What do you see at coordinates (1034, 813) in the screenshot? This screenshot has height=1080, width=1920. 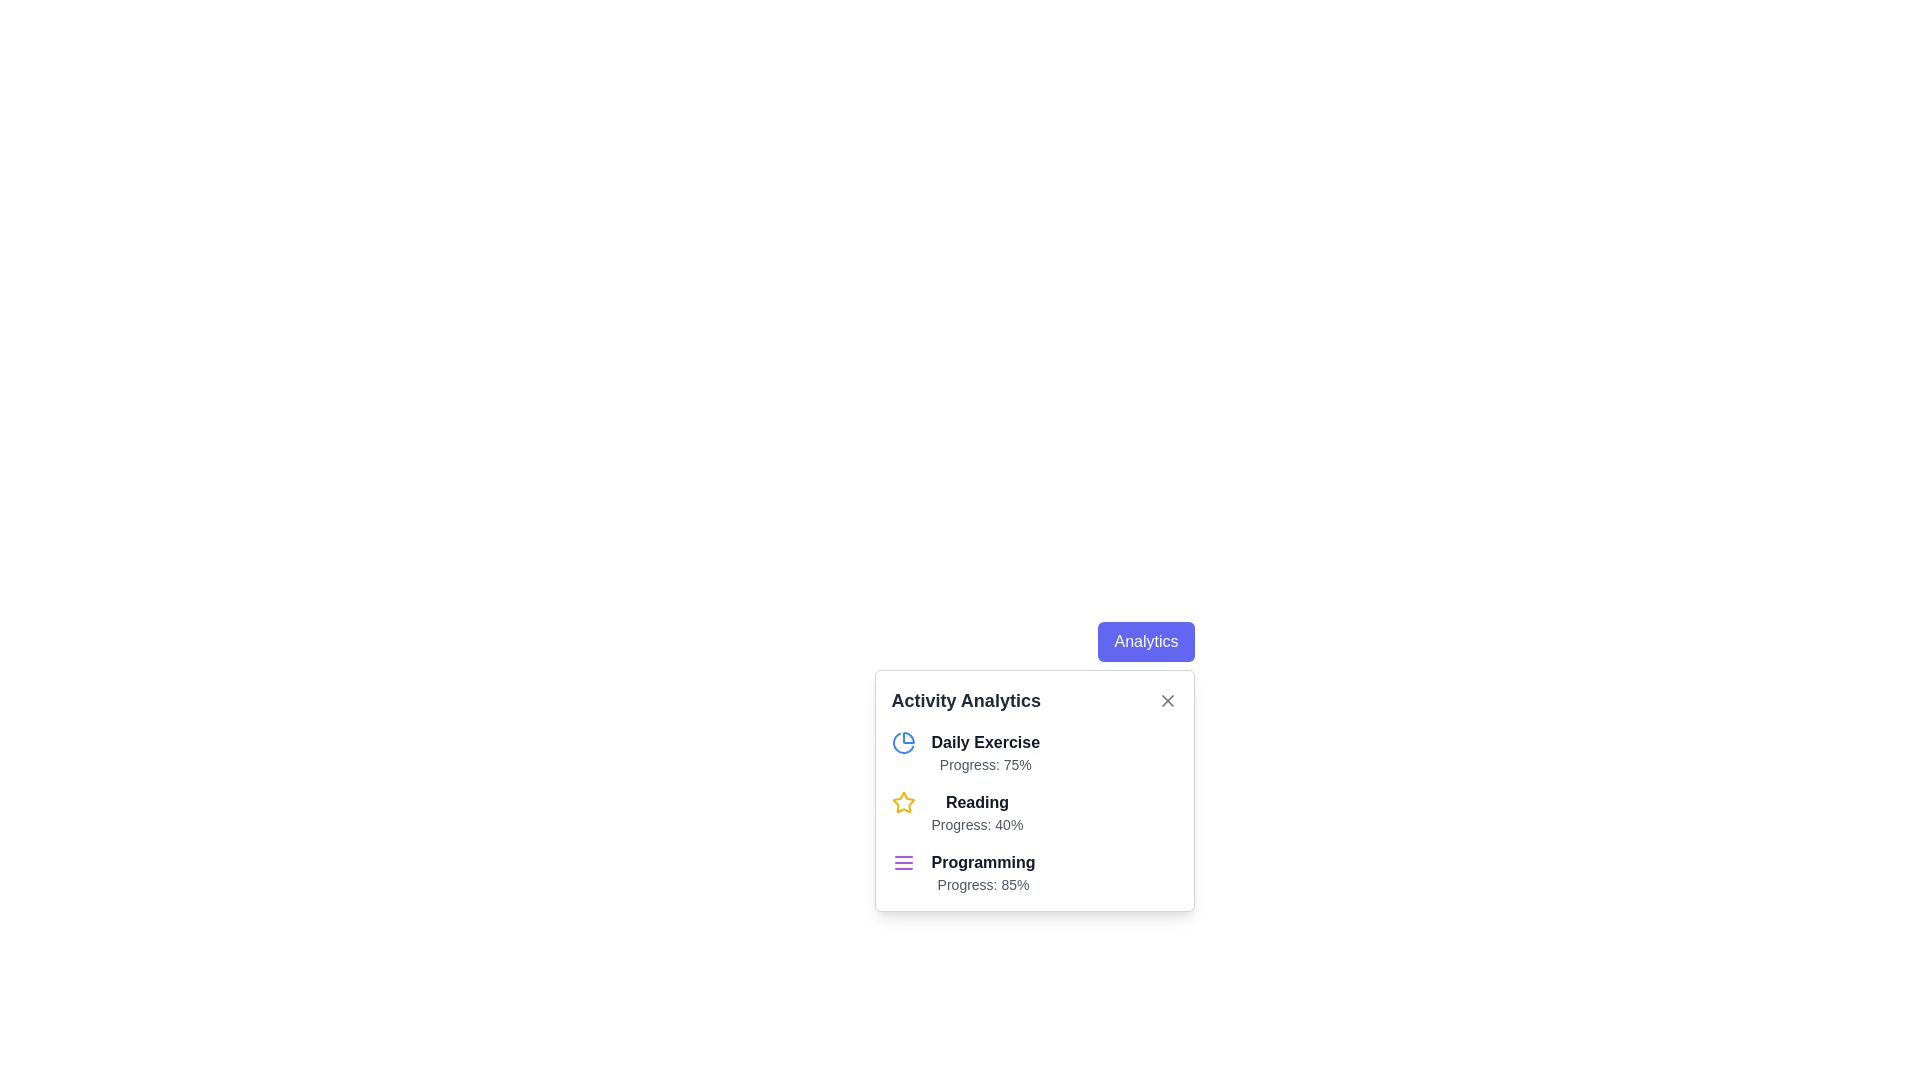 I see `the informational display that shows the progress percentage of a reading activity, located under the 'Daily Exercise' item and above the 'Programming' item in the 'Activity Analytics' section` at bounding box center [1034, 813].